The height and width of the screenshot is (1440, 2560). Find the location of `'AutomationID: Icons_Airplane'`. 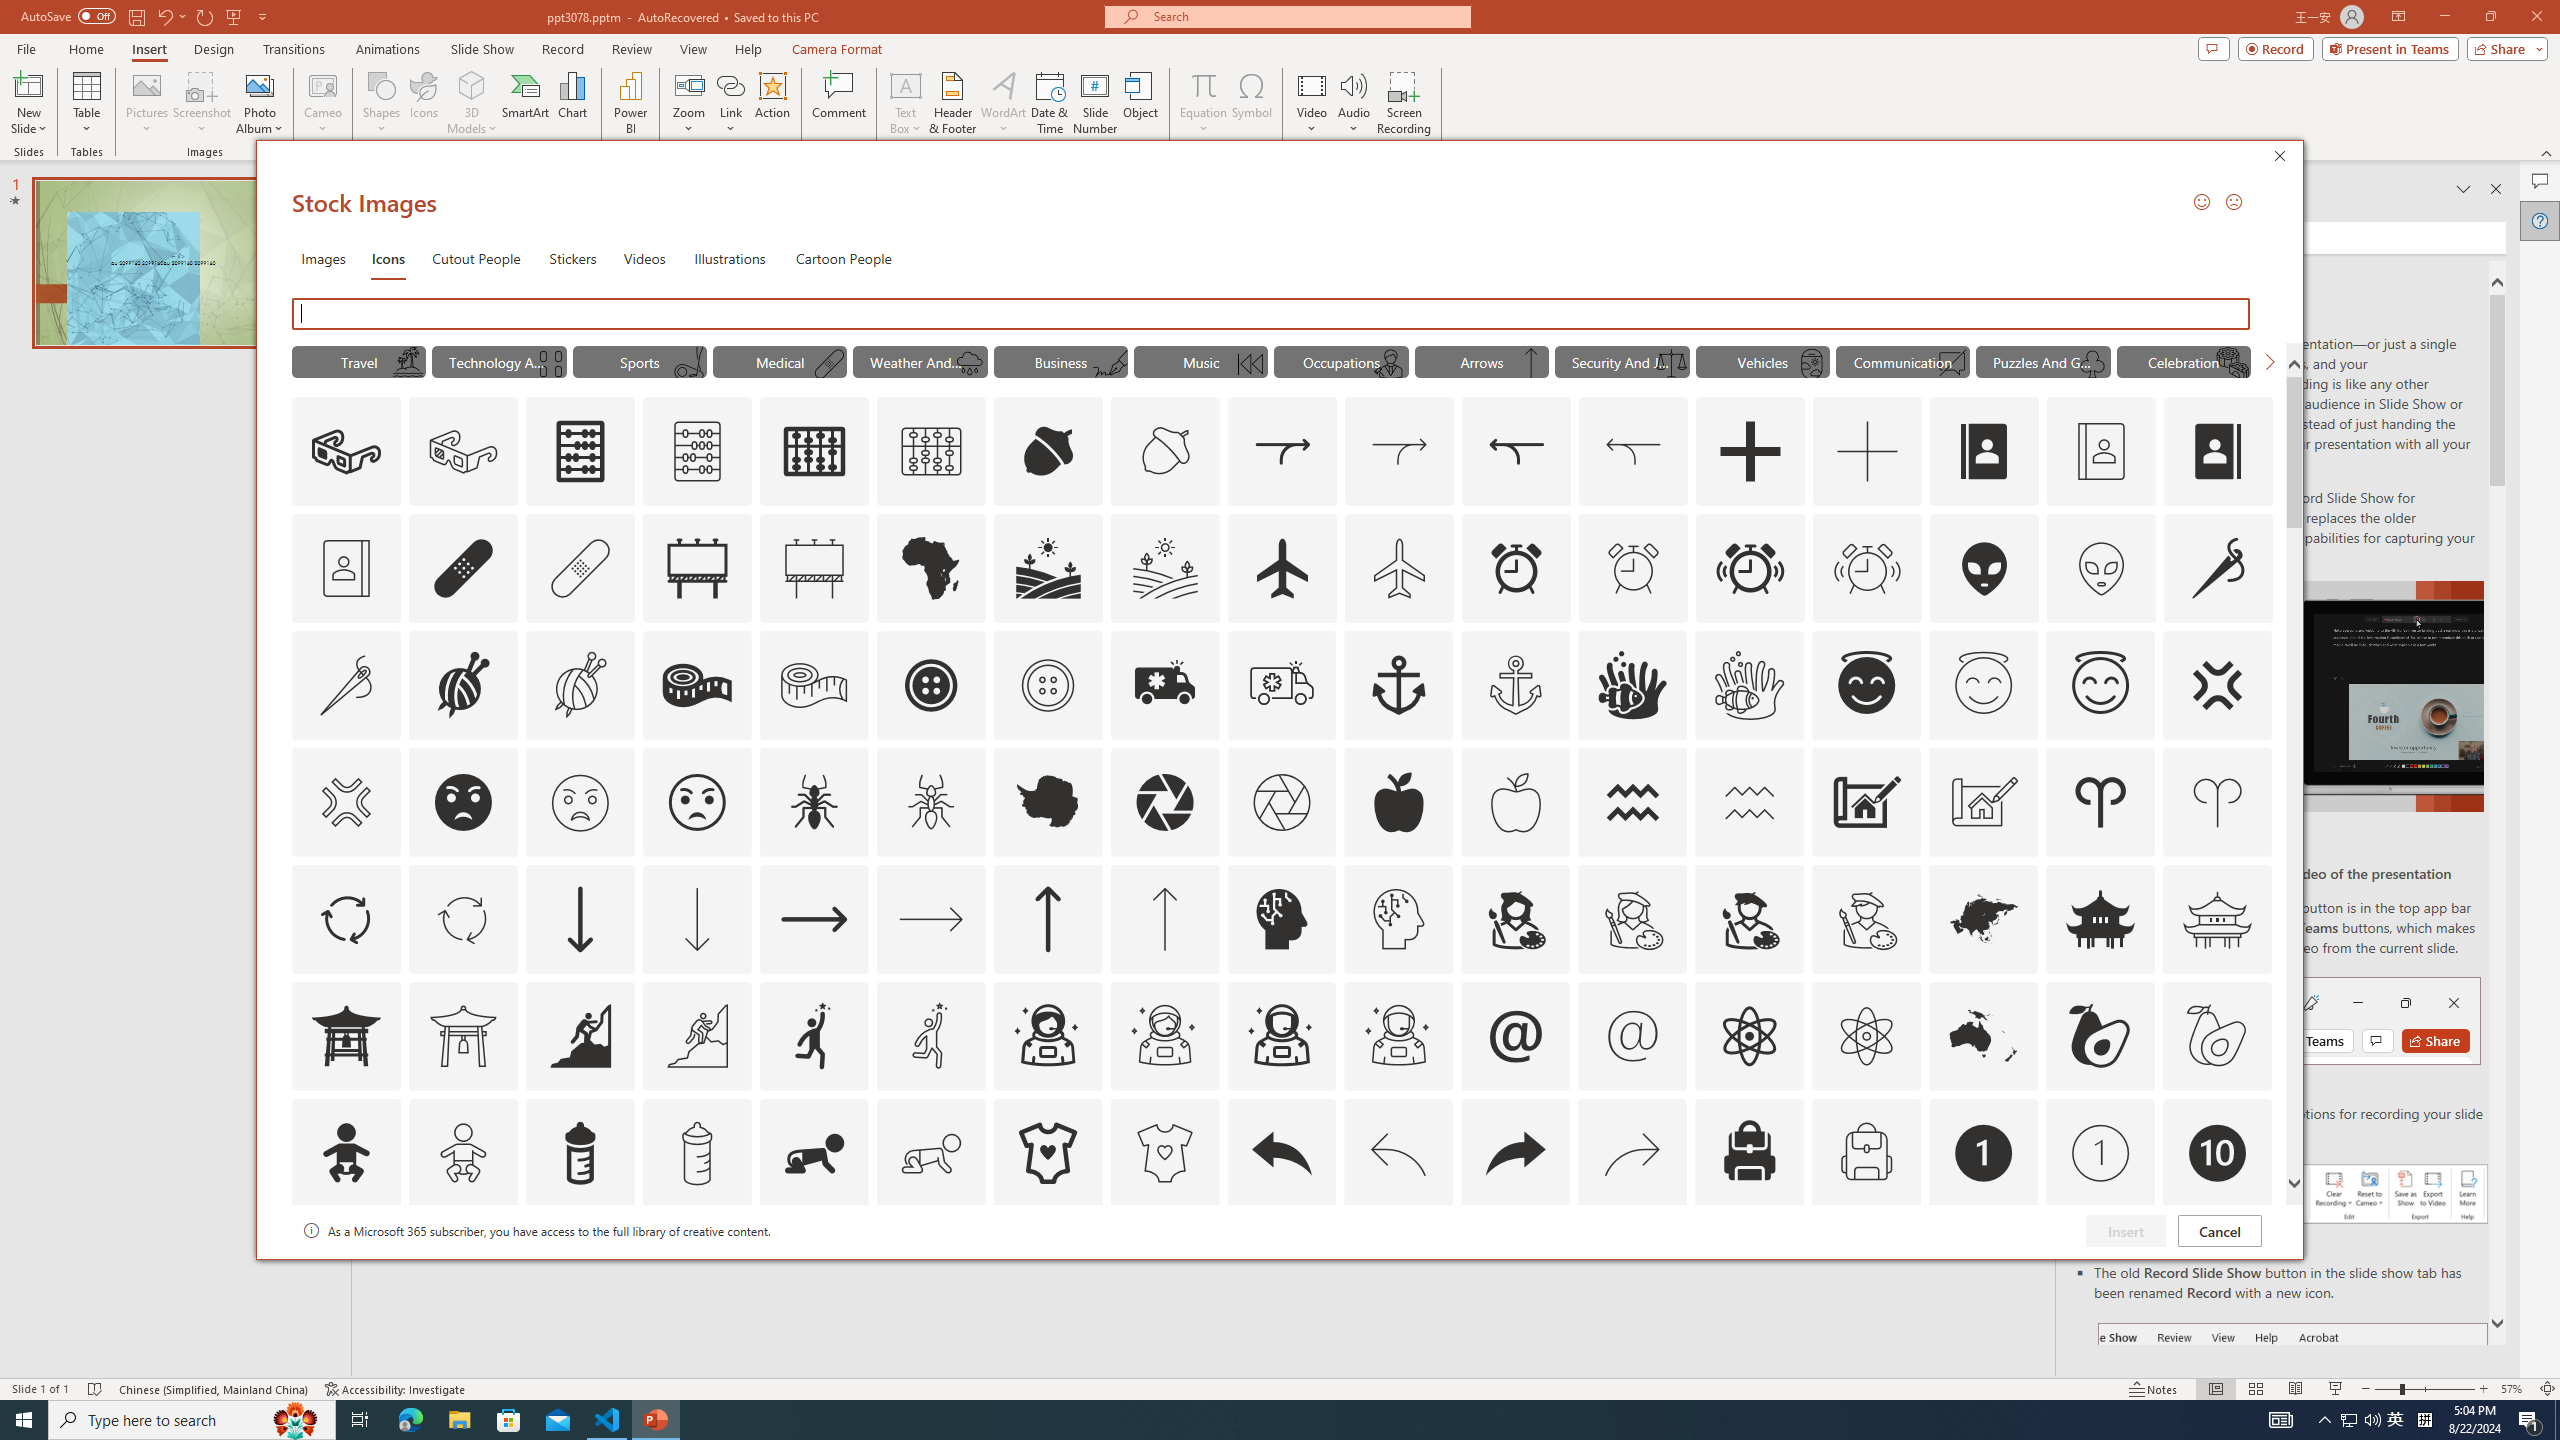

'AutomationID: Icons_Airplane' is located at coordinates (1281, 567).